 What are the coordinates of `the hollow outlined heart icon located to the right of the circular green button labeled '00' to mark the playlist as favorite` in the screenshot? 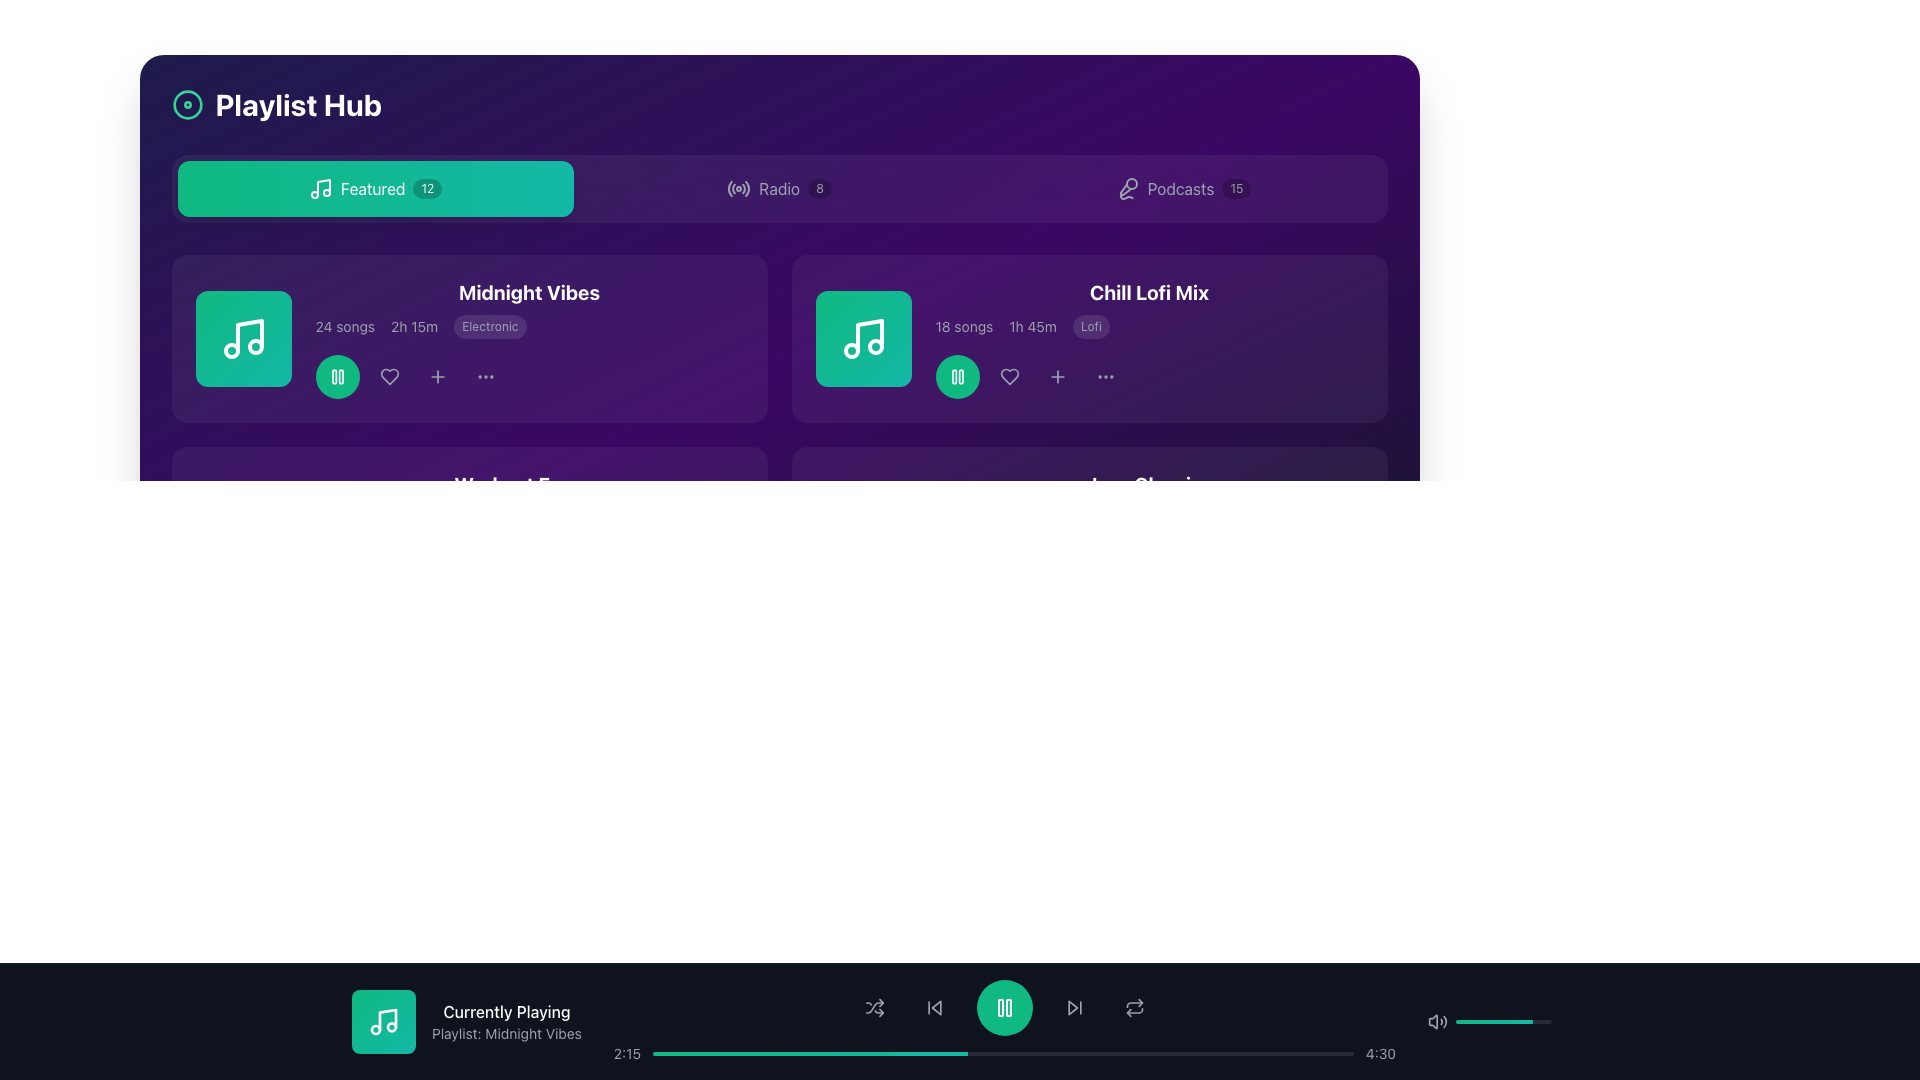 It's located at (389, 377).